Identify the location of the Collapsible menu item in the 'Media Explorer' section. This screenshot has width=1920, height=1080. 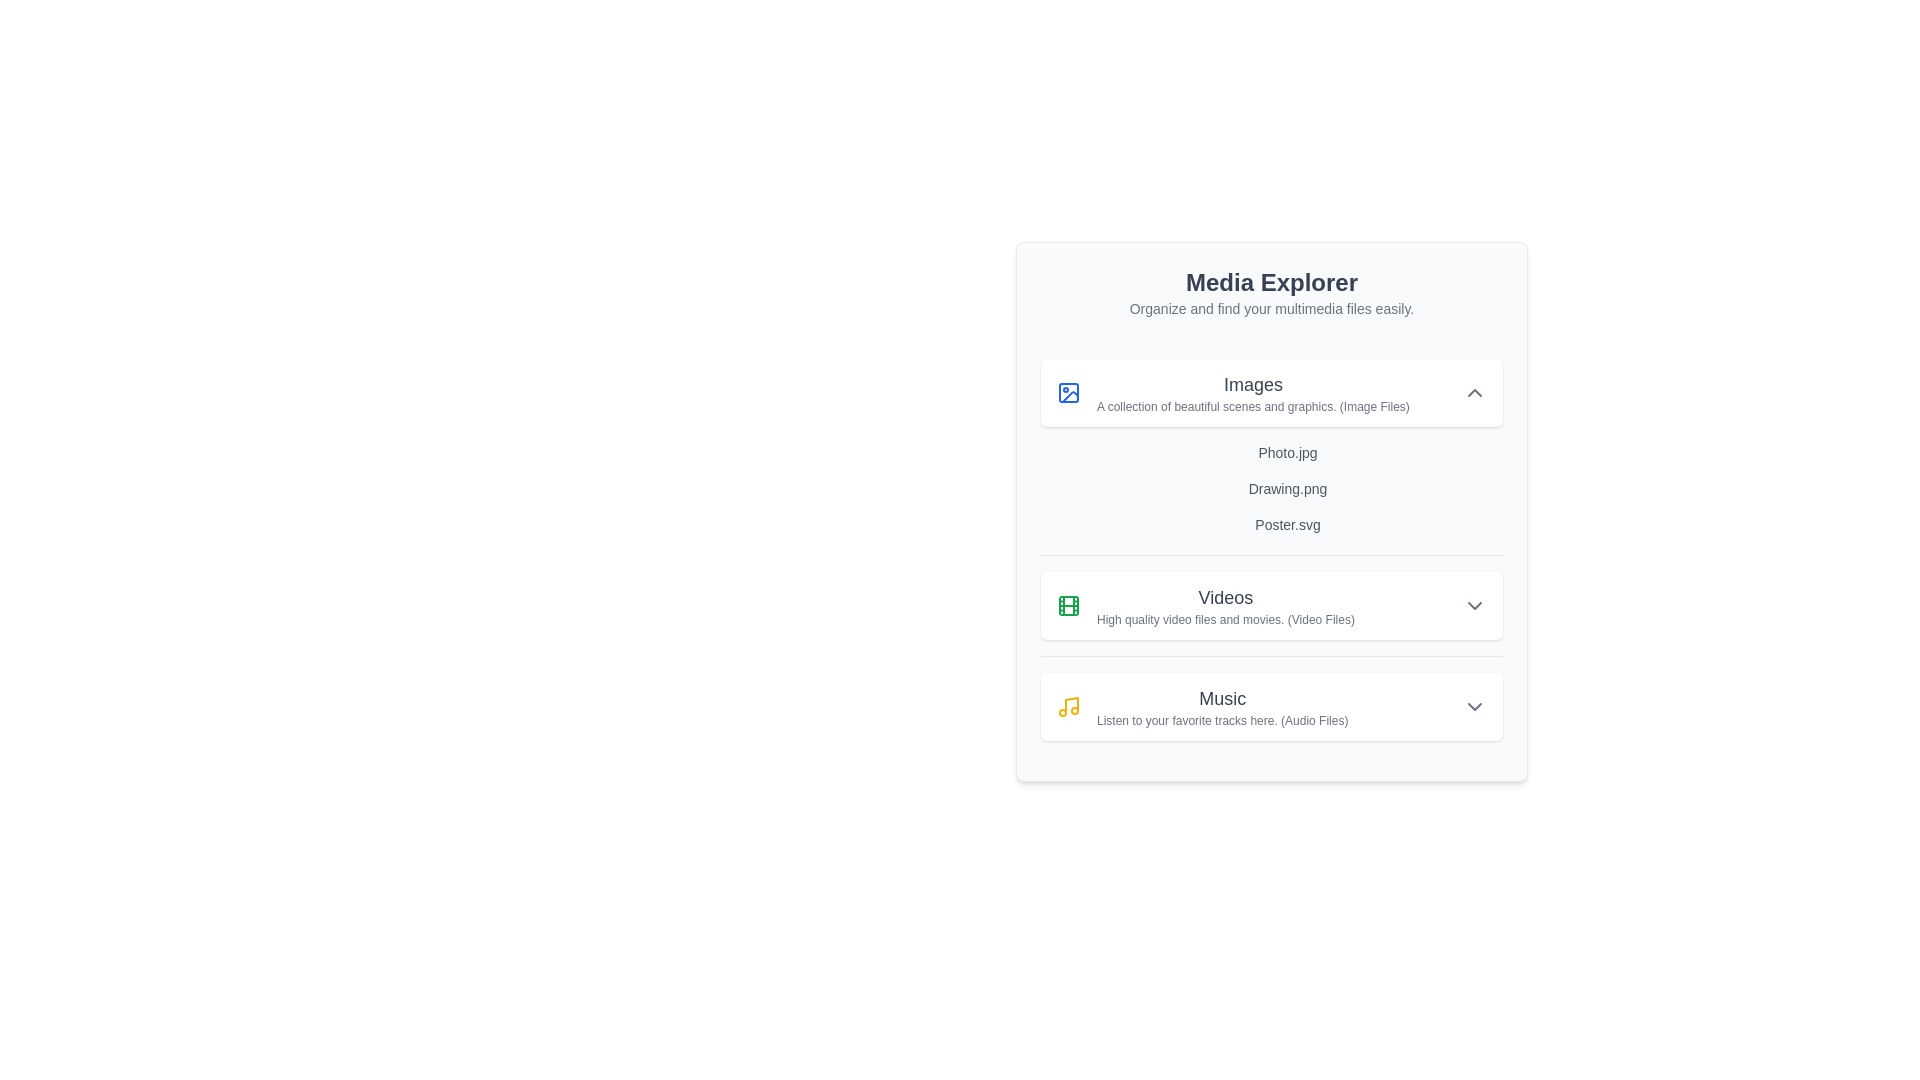
(1271, 704).